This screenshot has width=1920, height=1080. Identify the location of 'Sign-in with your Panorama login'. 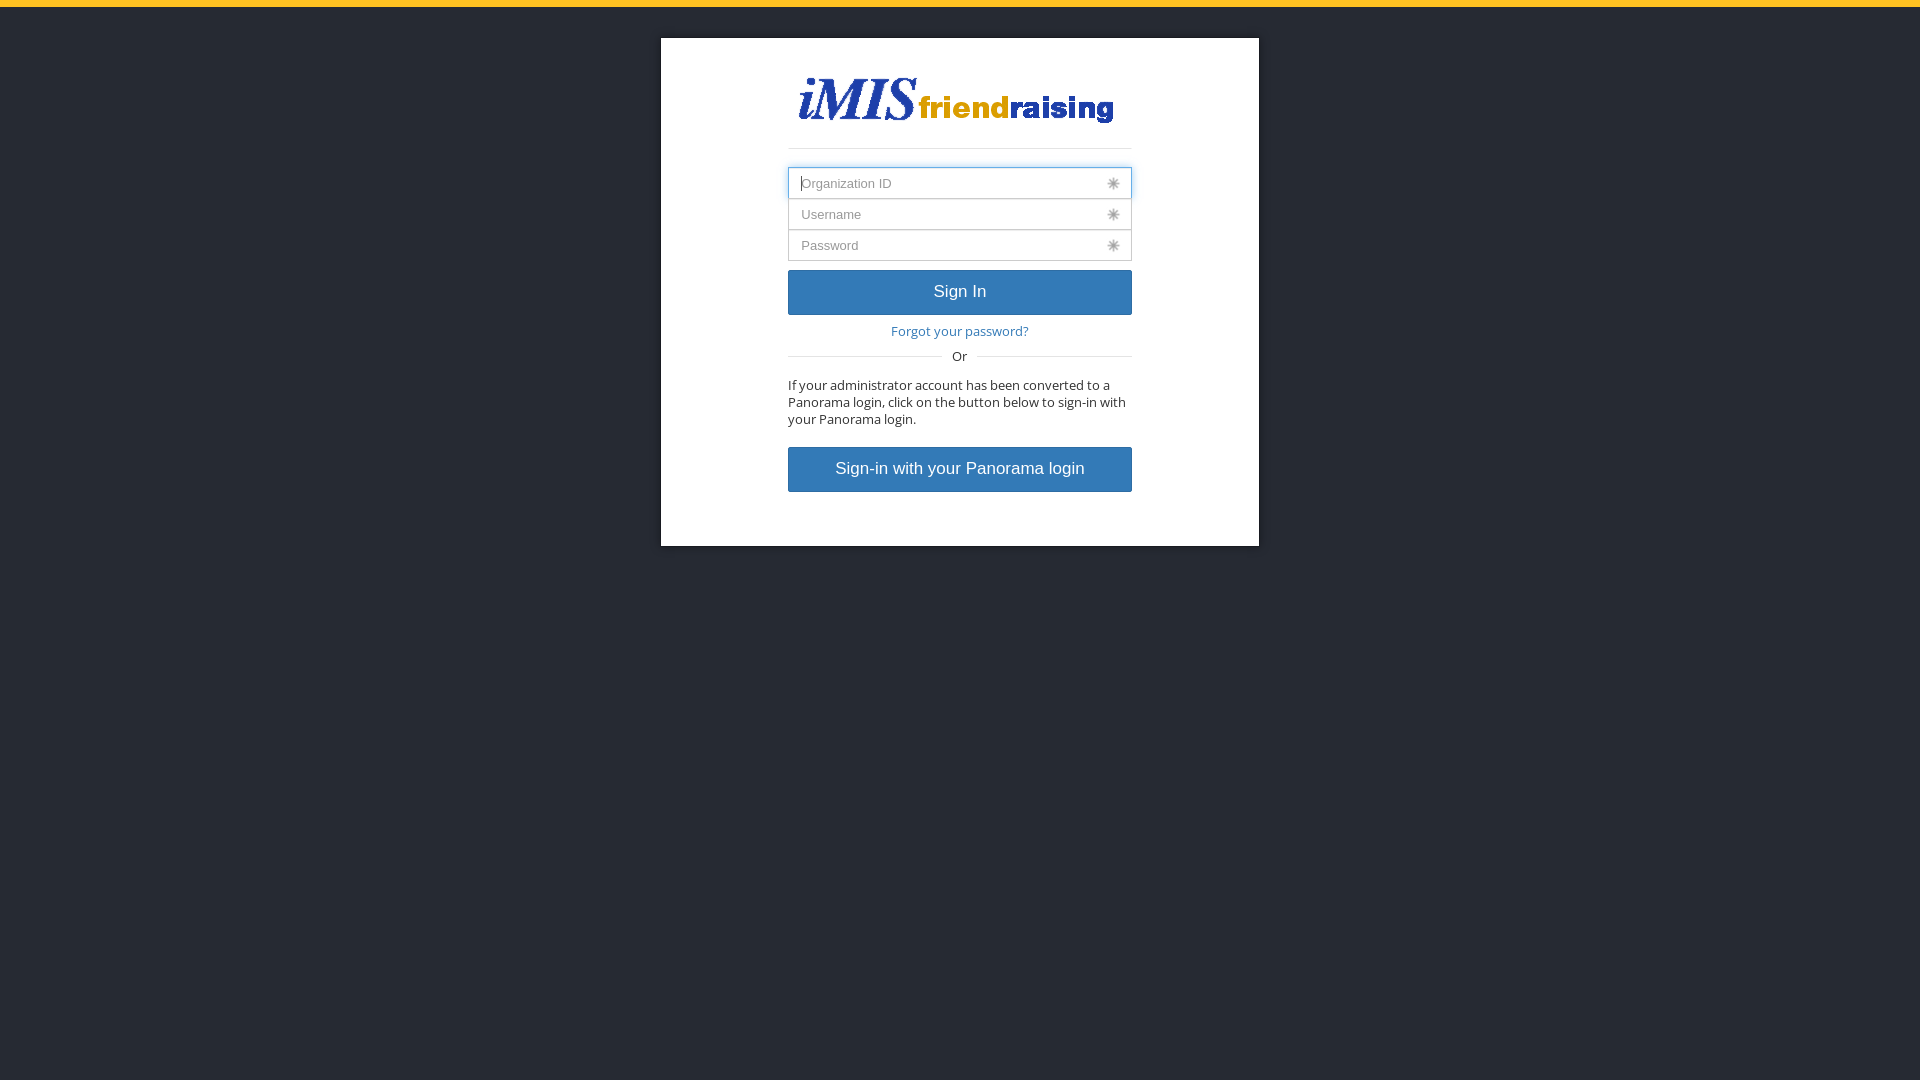
(786, 469).